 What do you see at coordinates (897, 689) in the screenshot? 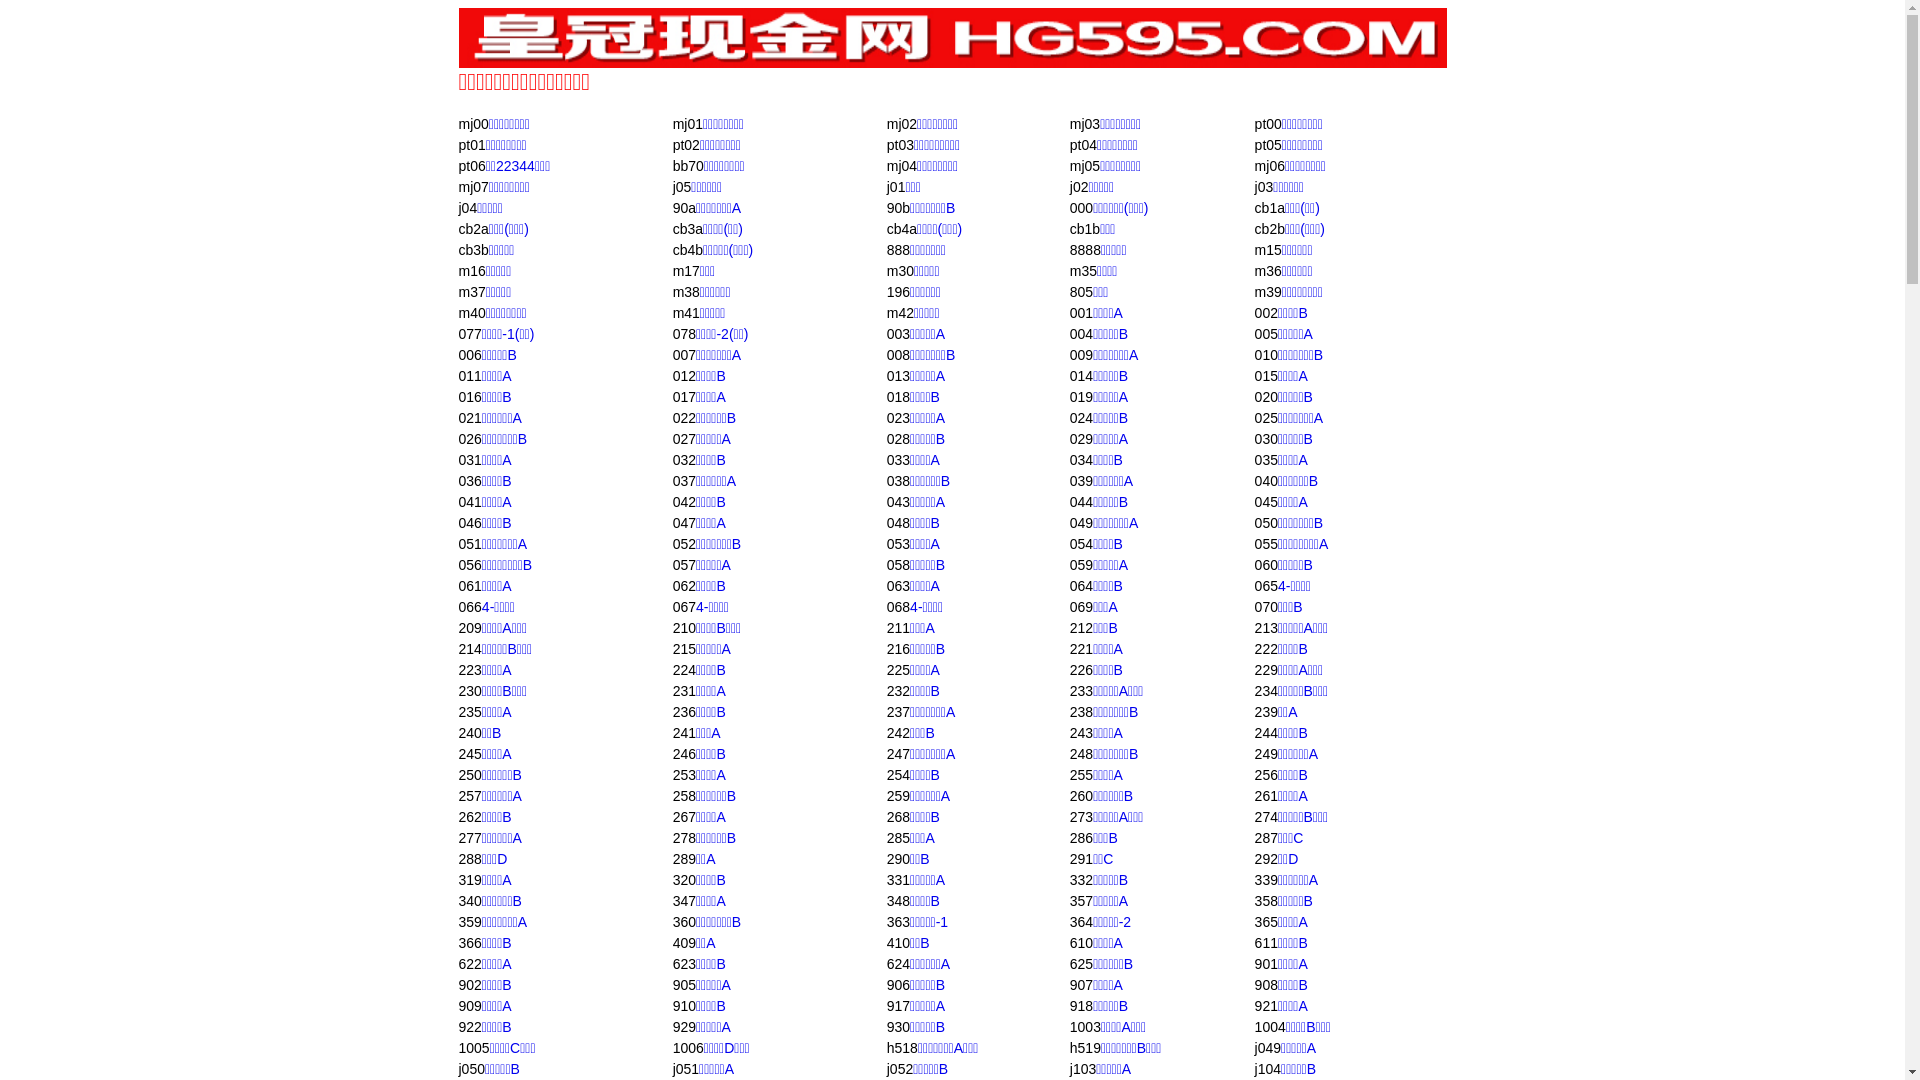
I see `'232'` at bounding box center [897, 689].